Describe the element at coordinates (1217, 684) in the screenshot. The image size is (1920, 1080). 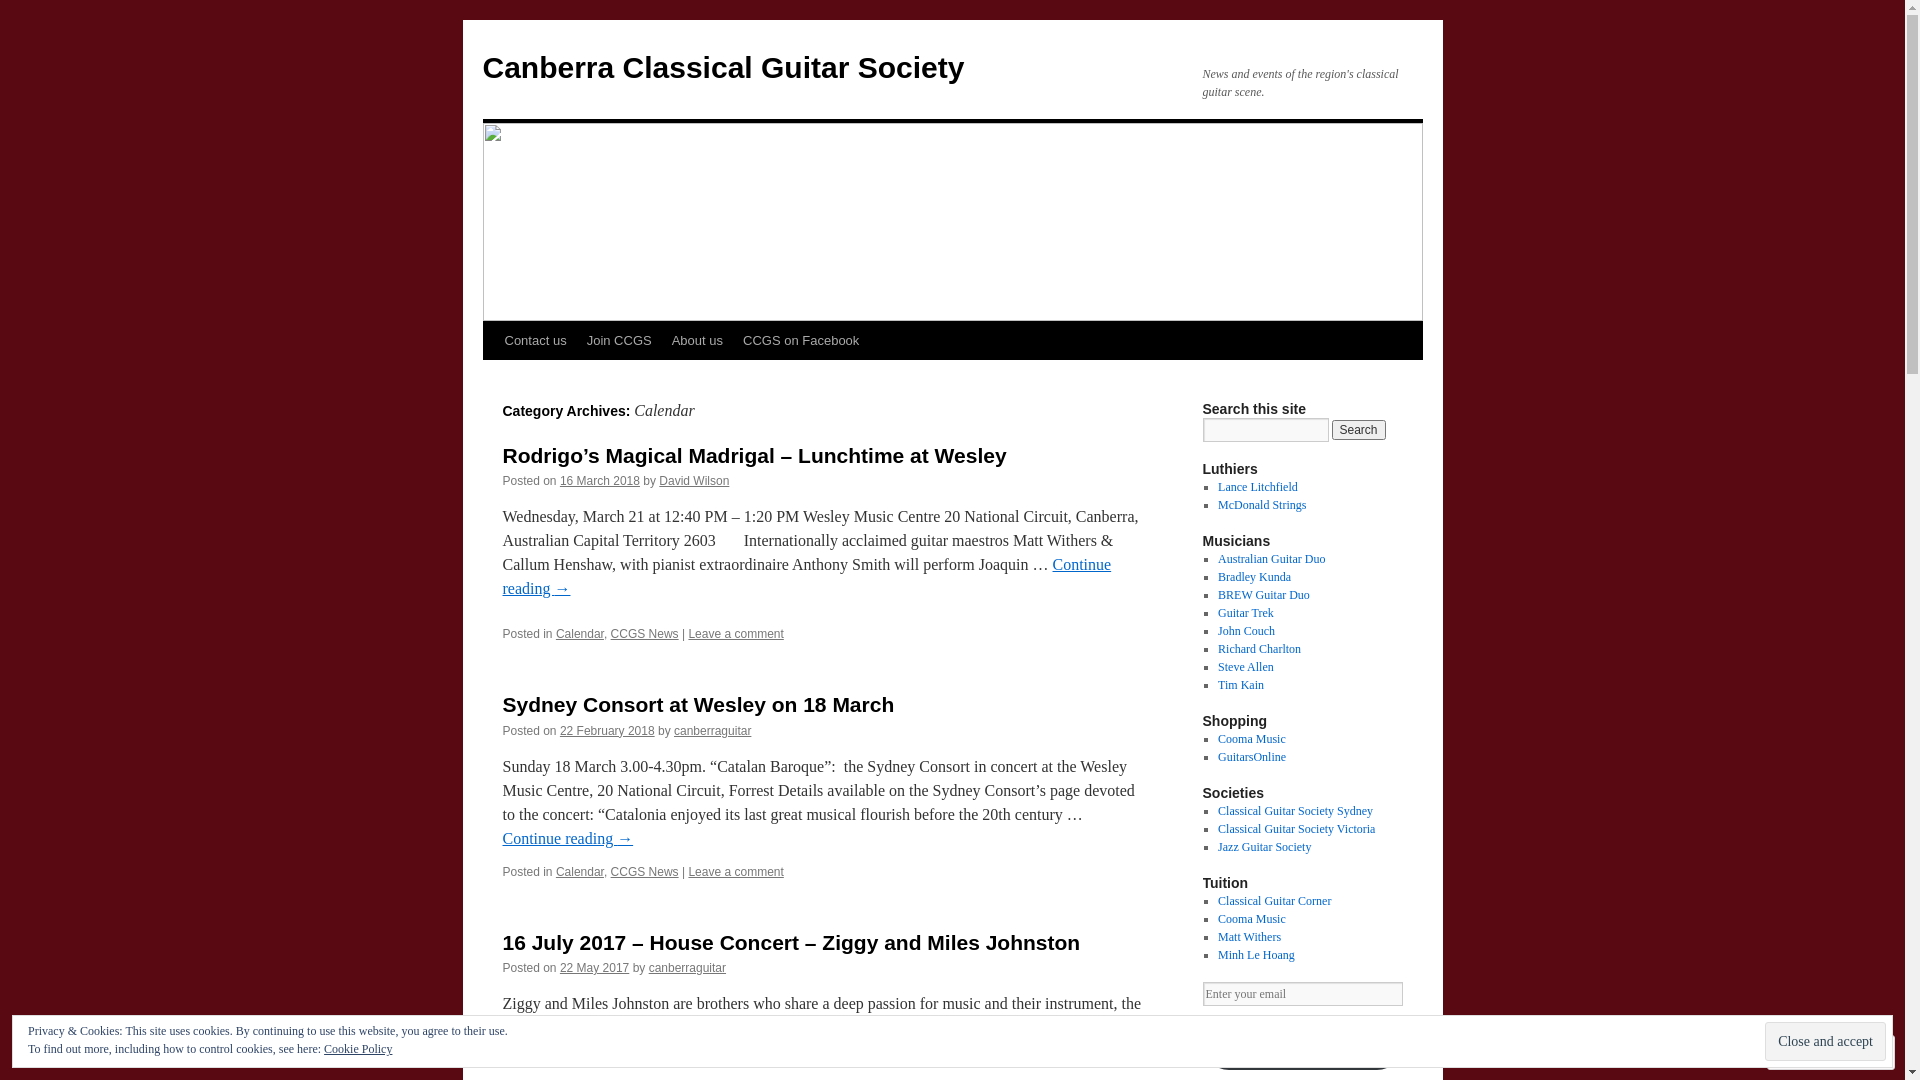
I see `'Tim Kain'` at that location.